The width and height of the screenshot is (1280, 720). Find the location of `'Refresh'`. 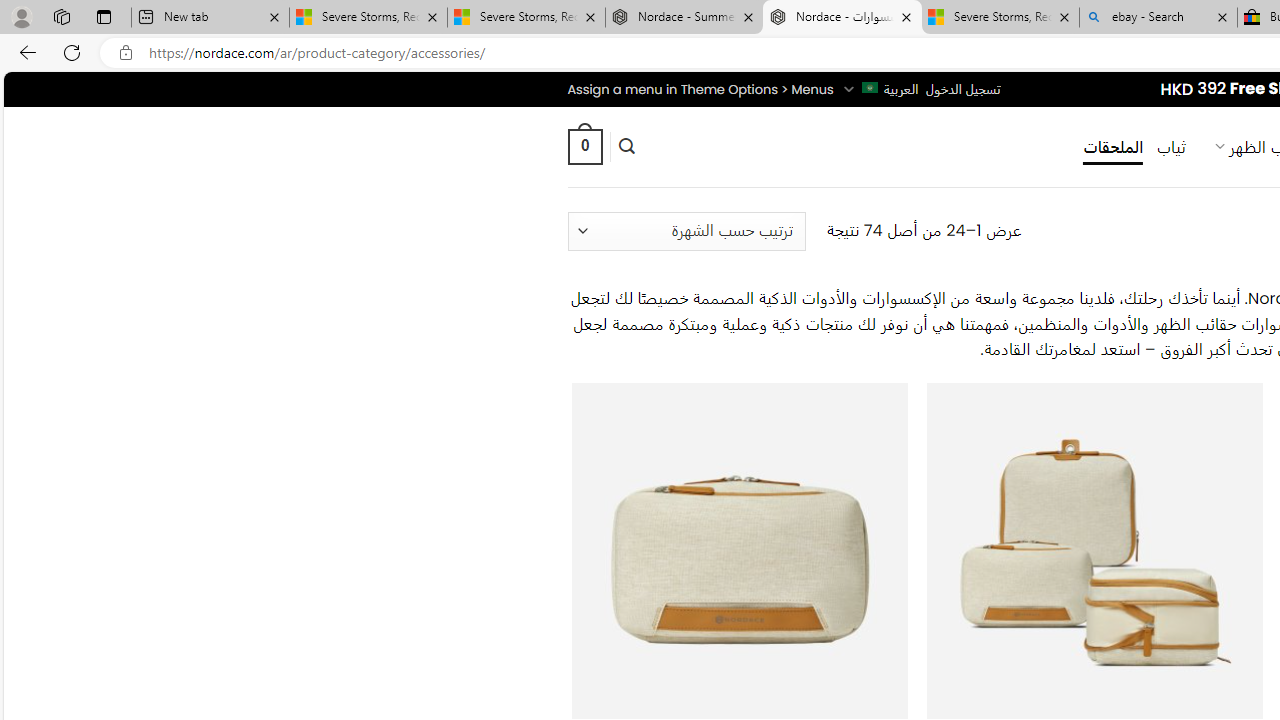

'Refresh' is located at coordinates (72, 51).